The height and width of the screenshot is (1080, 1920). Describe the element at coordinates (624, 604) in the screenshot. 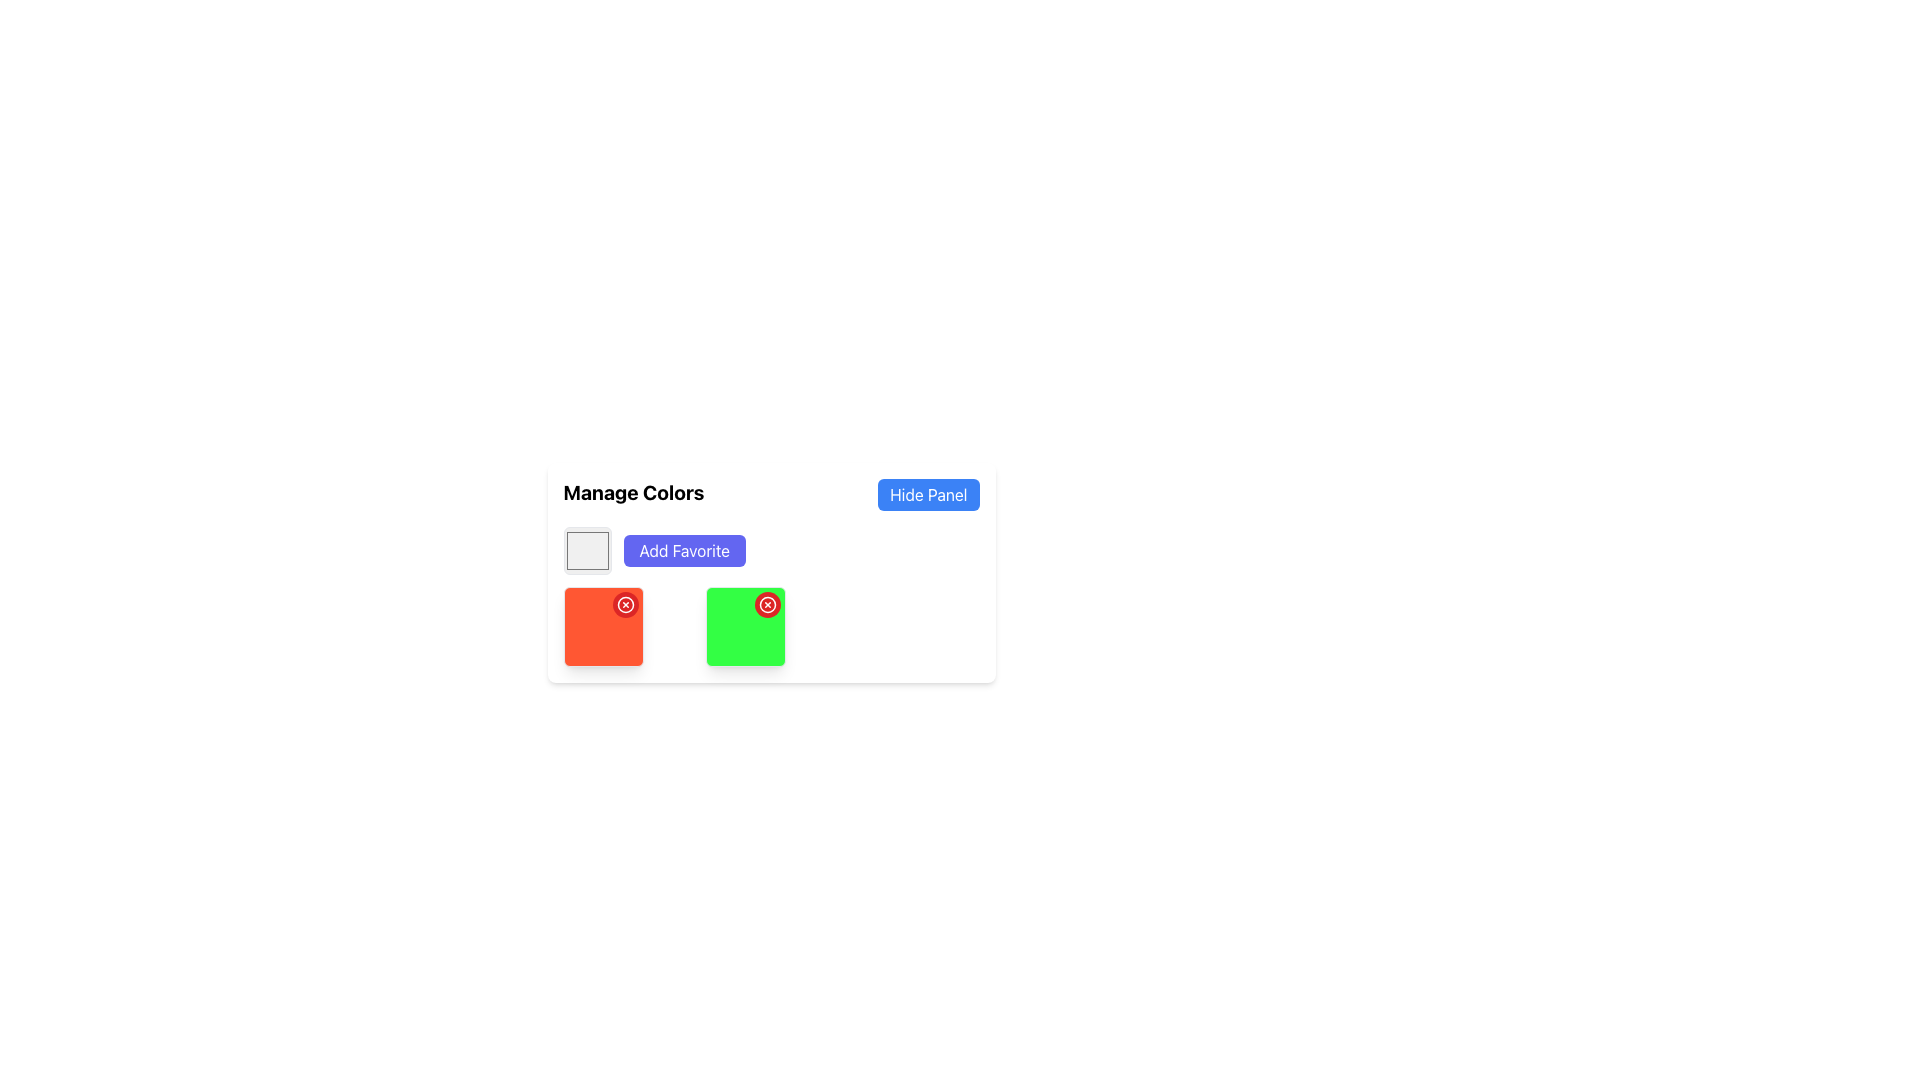

I see `the red circular button with a white cross icon located at the top-right corner of the orange square tile in the 'Manage Colors' panel` at that location.